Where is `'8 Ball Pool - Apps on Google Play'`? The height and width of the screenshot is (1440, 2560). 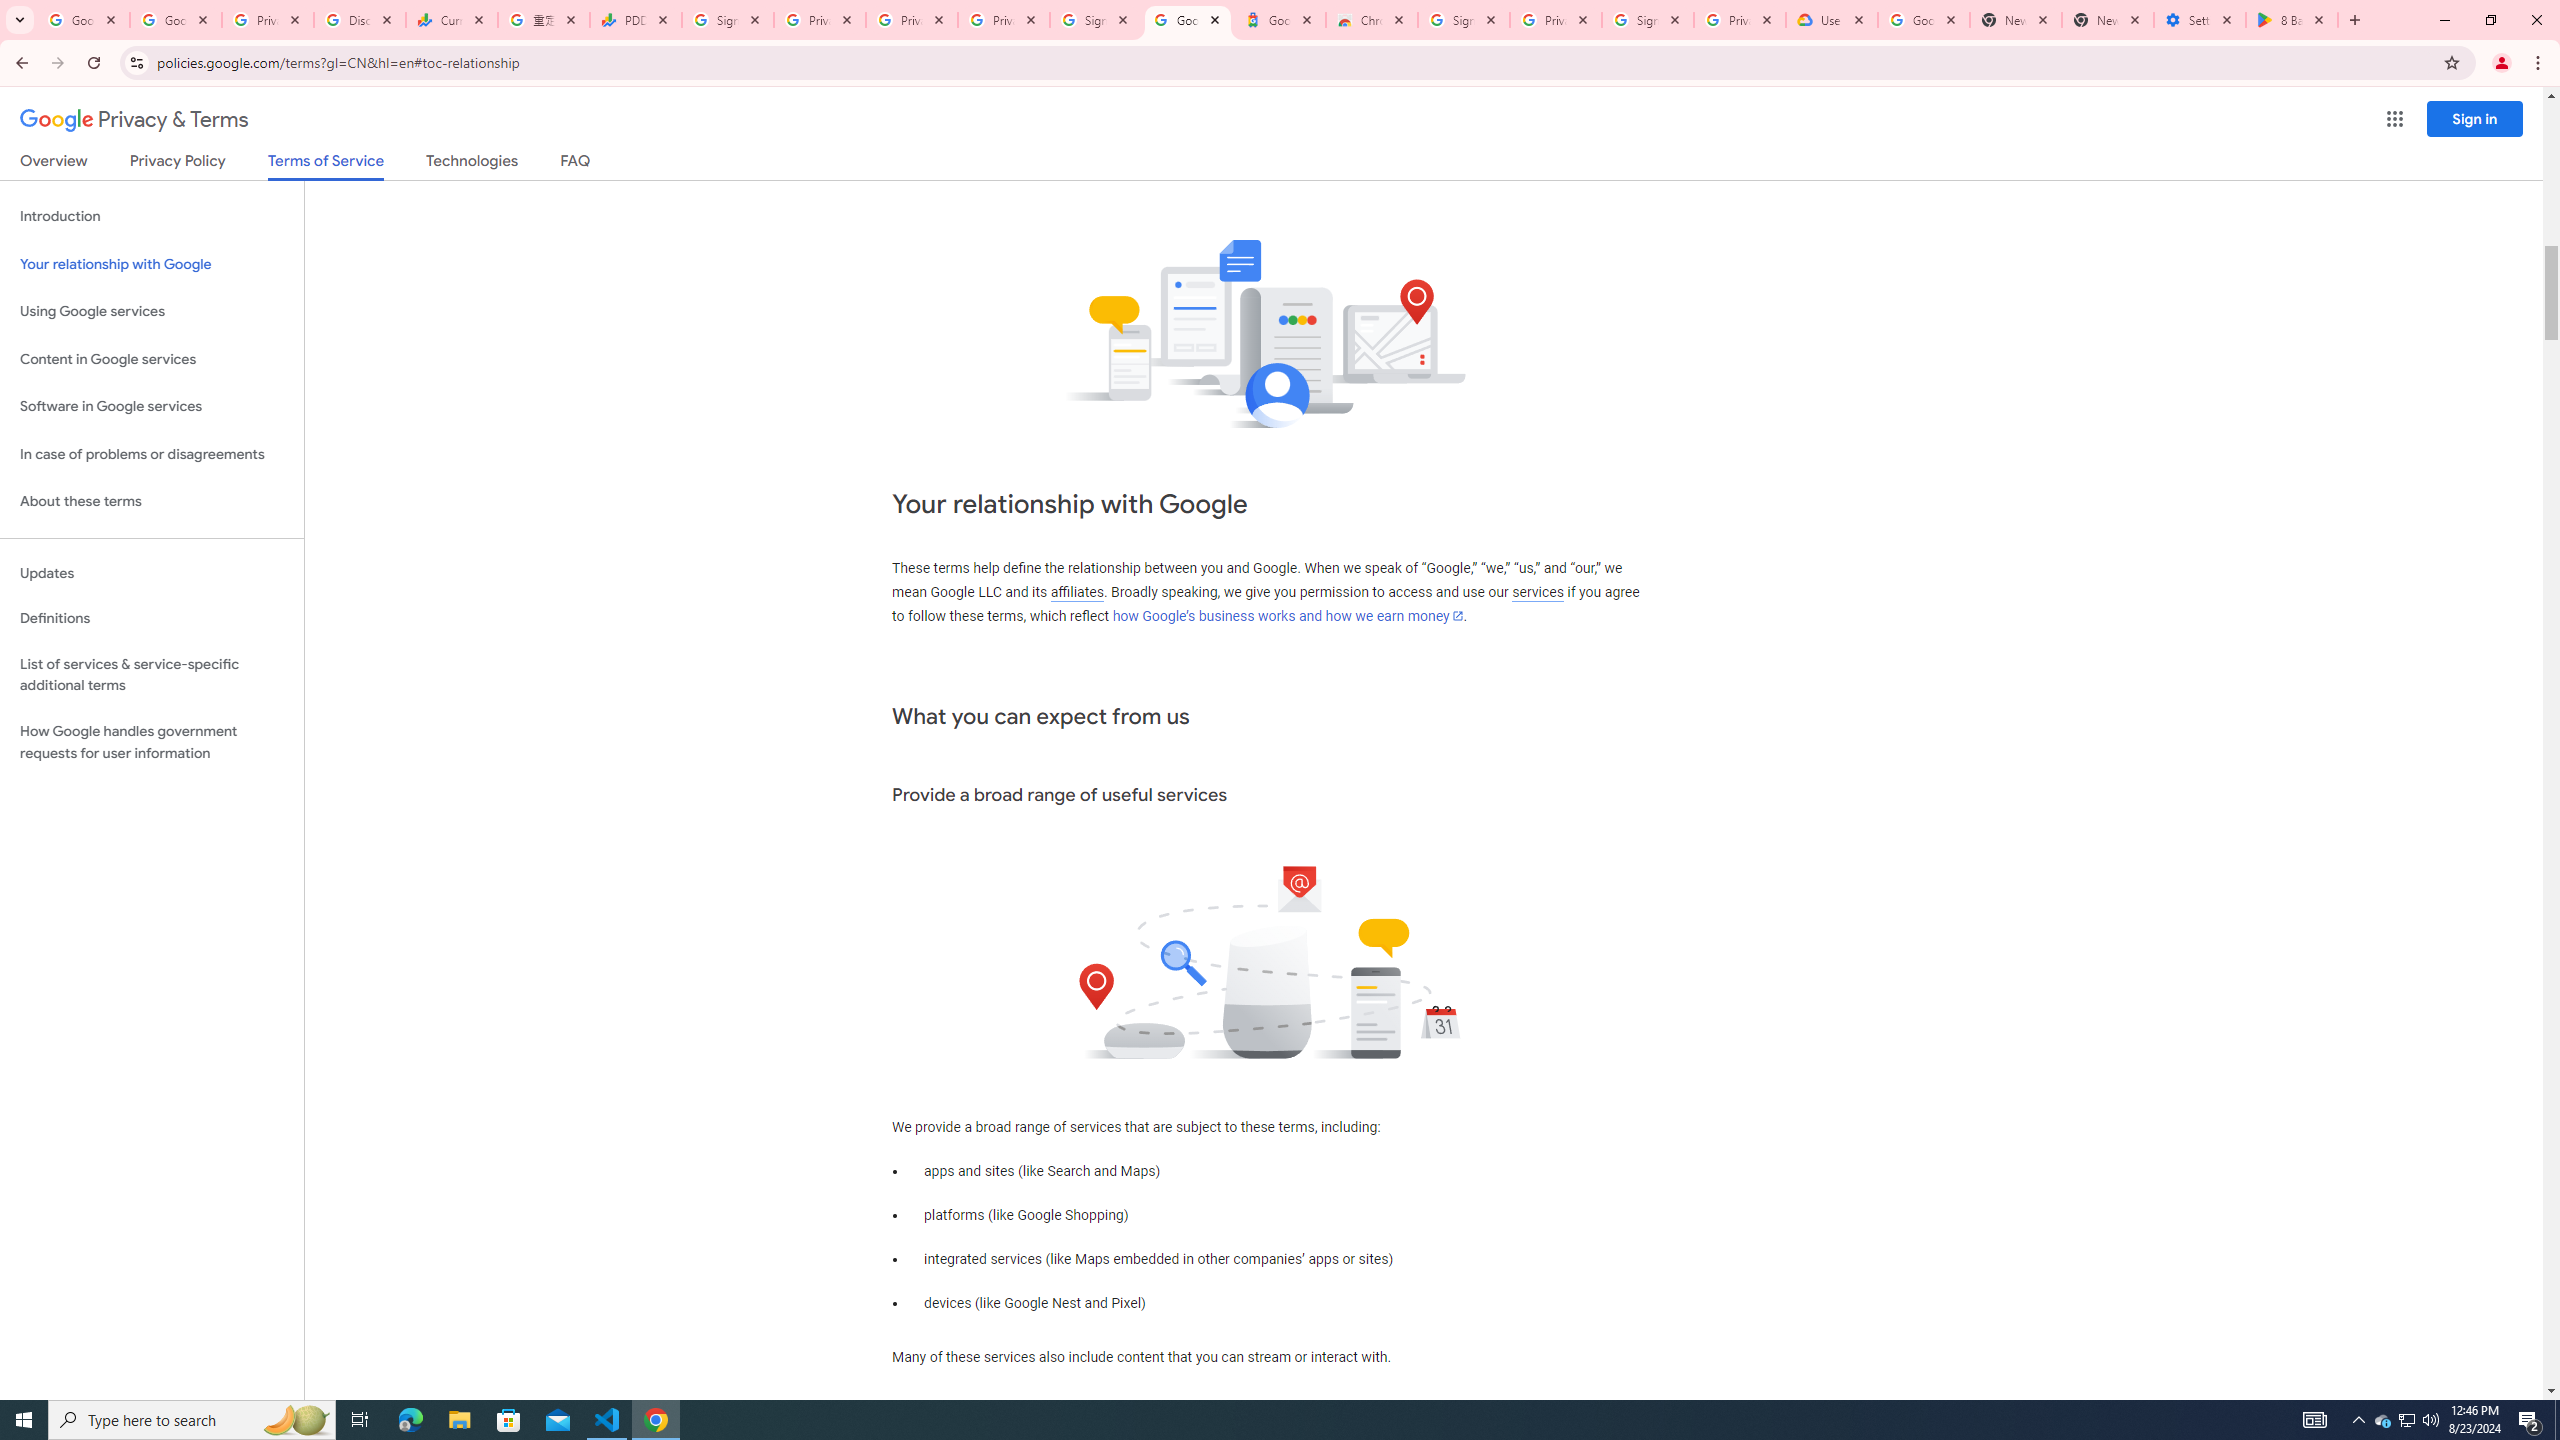
'8 Ball Pool - Apps on Google Play' is located at coordinates (2291, 19).